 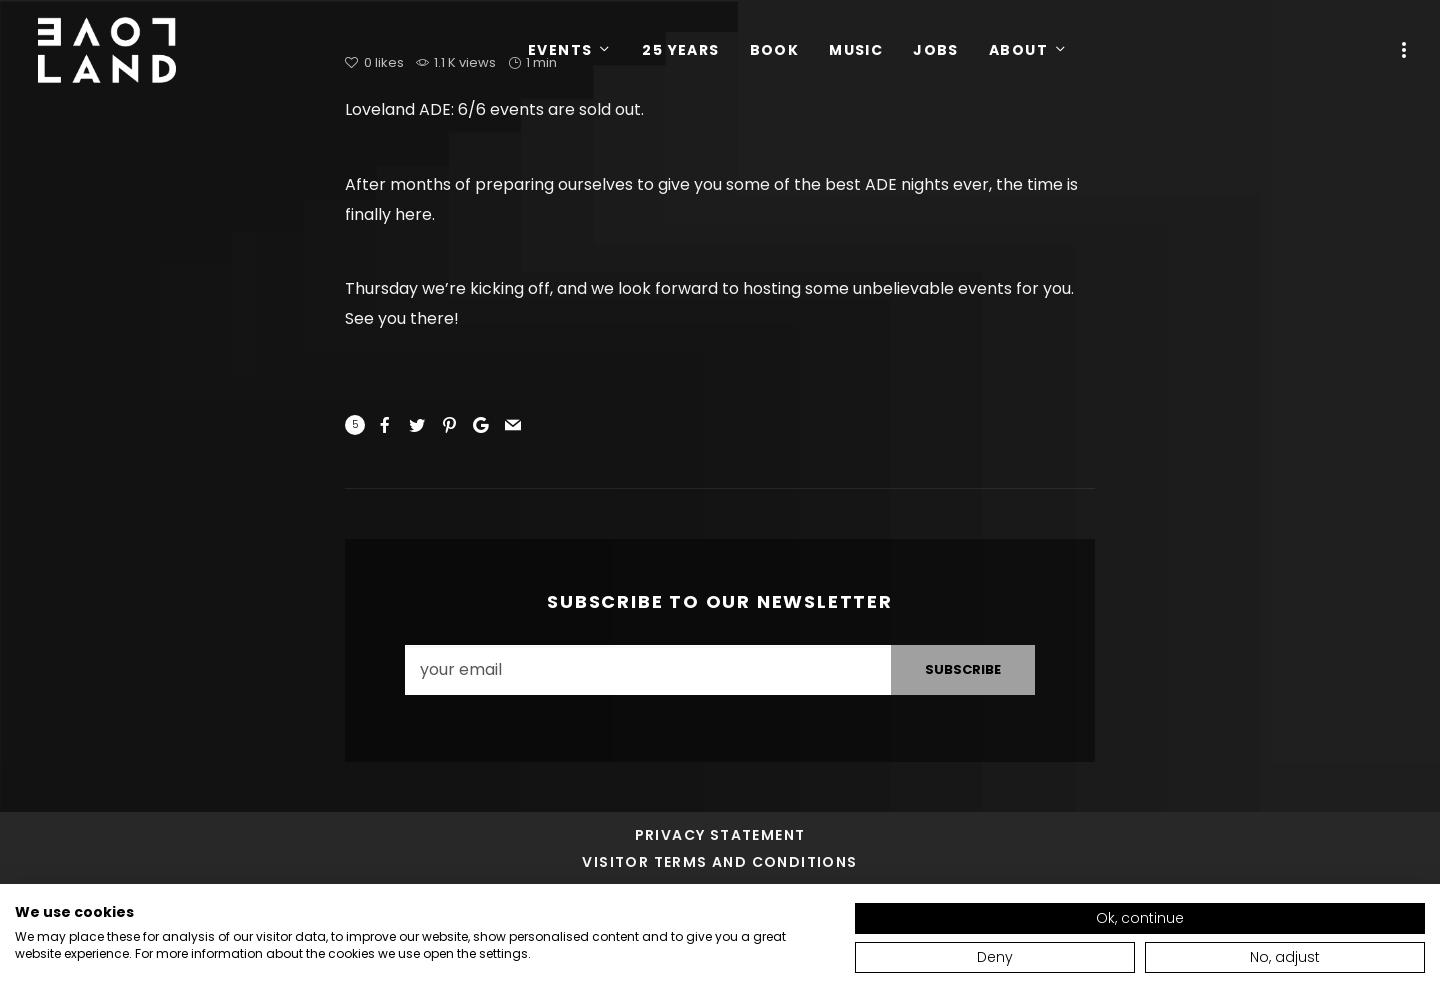 I want to click on 'Loveland ADE: 6/6 events are sold out.', so click(x=493, y=108).